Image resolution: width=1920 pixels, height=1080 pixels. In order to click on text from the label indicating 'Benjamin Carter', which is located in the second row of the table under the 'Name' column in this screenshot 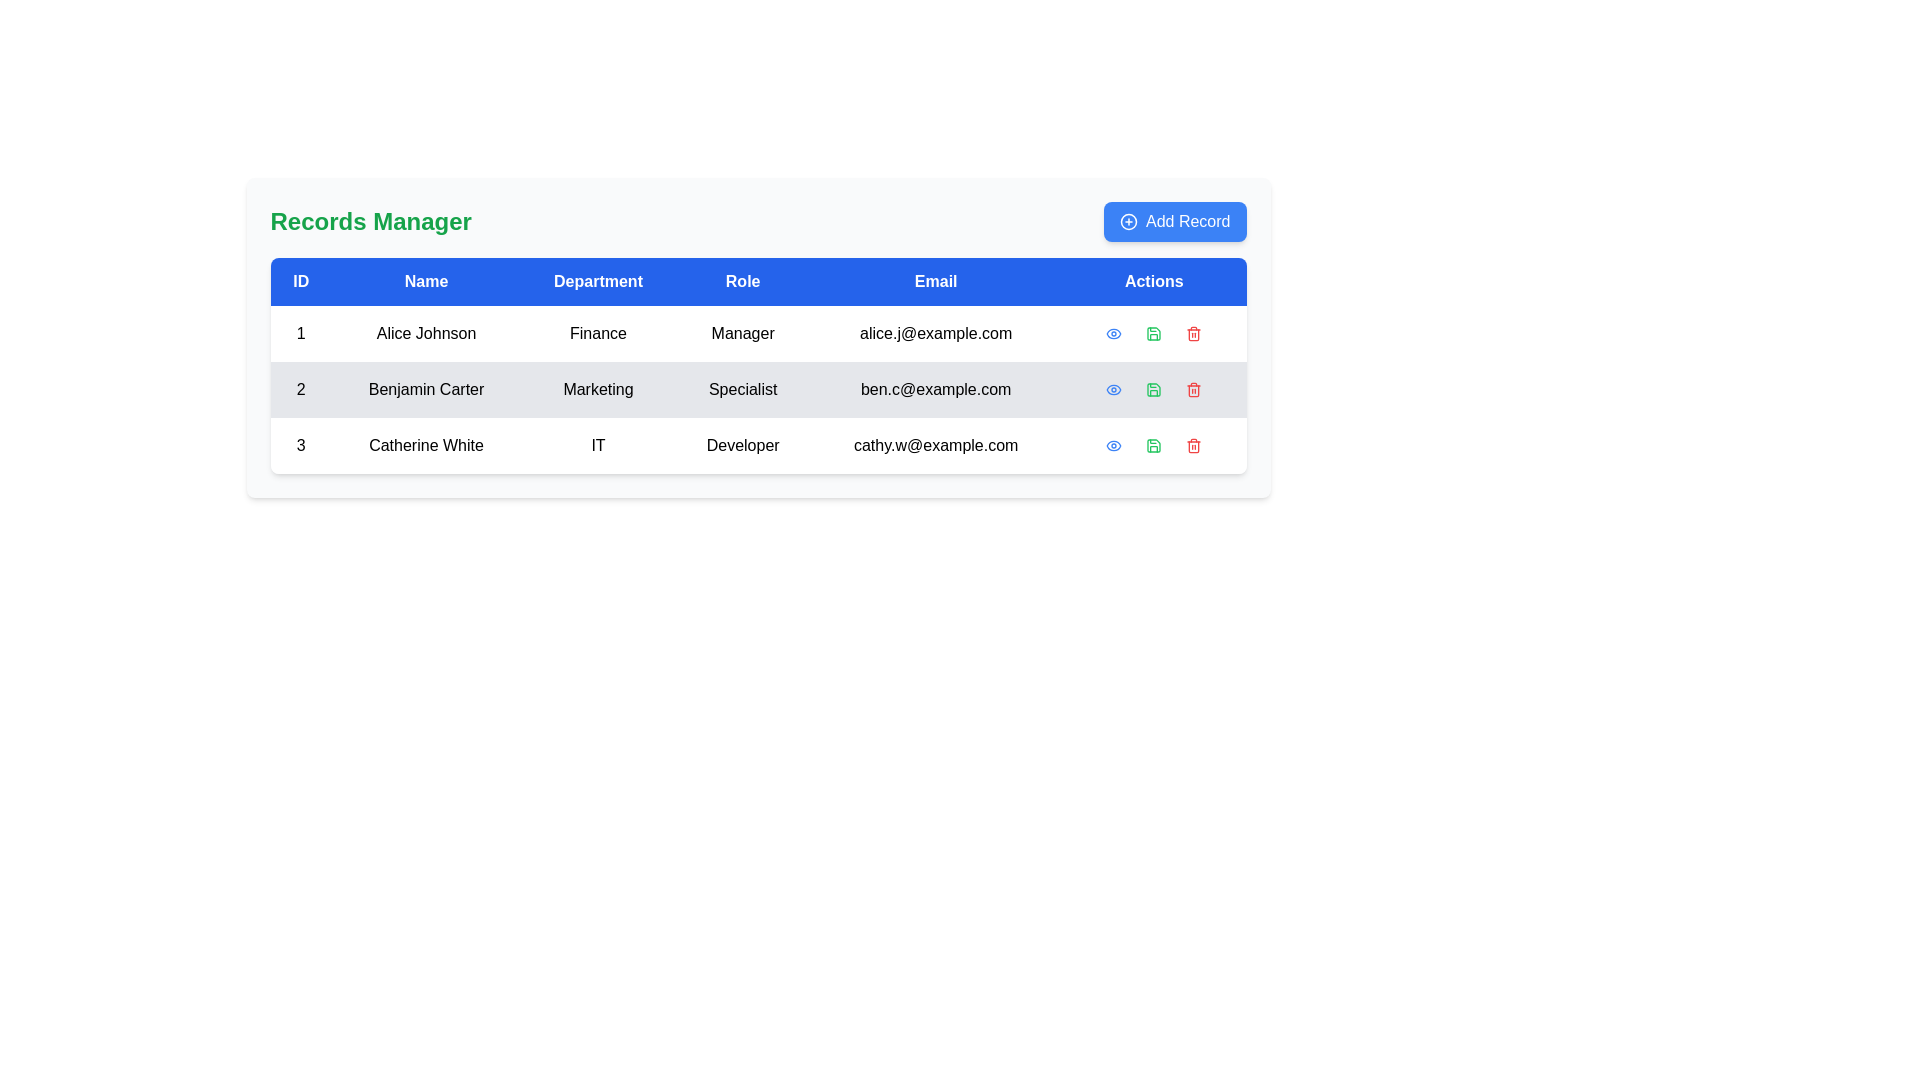, I will do `click(425, 389)`.